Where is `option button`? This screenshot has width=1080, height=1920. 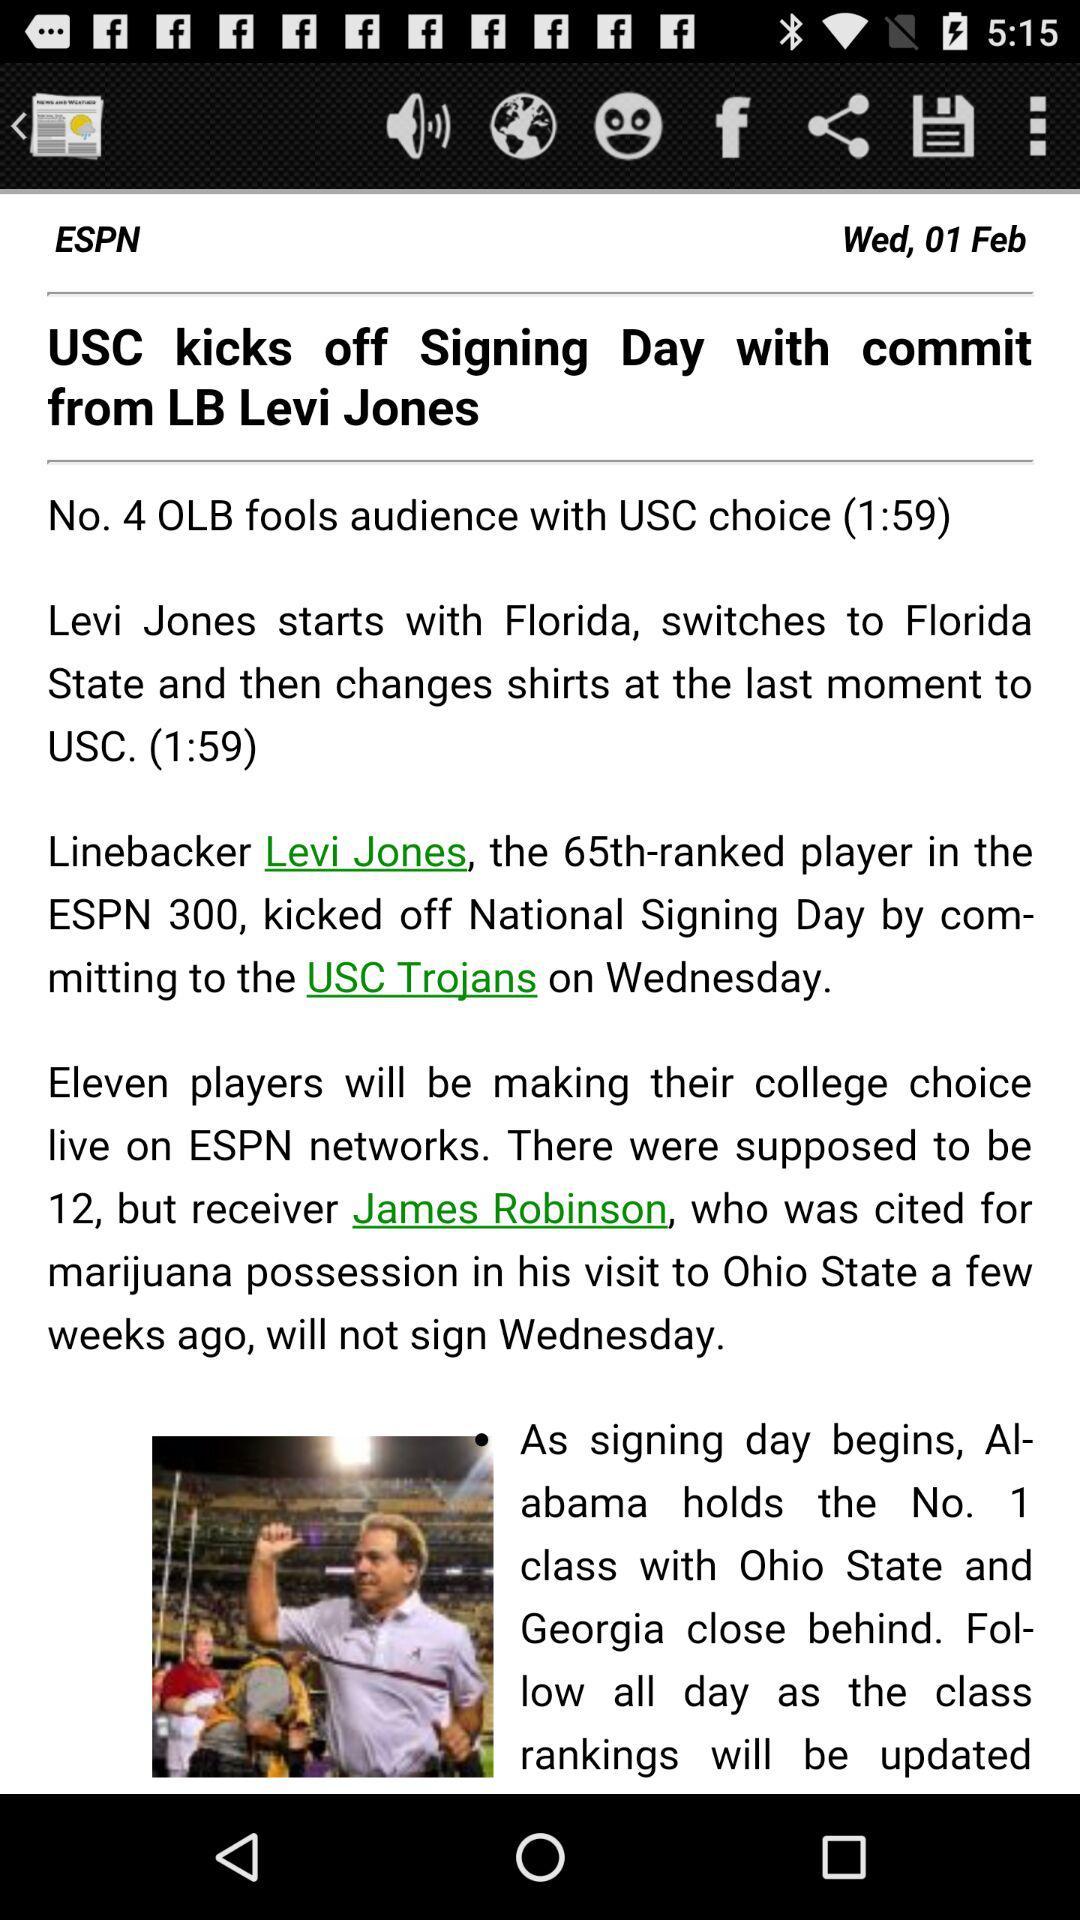
option button is located at coordinates (1036, 124).